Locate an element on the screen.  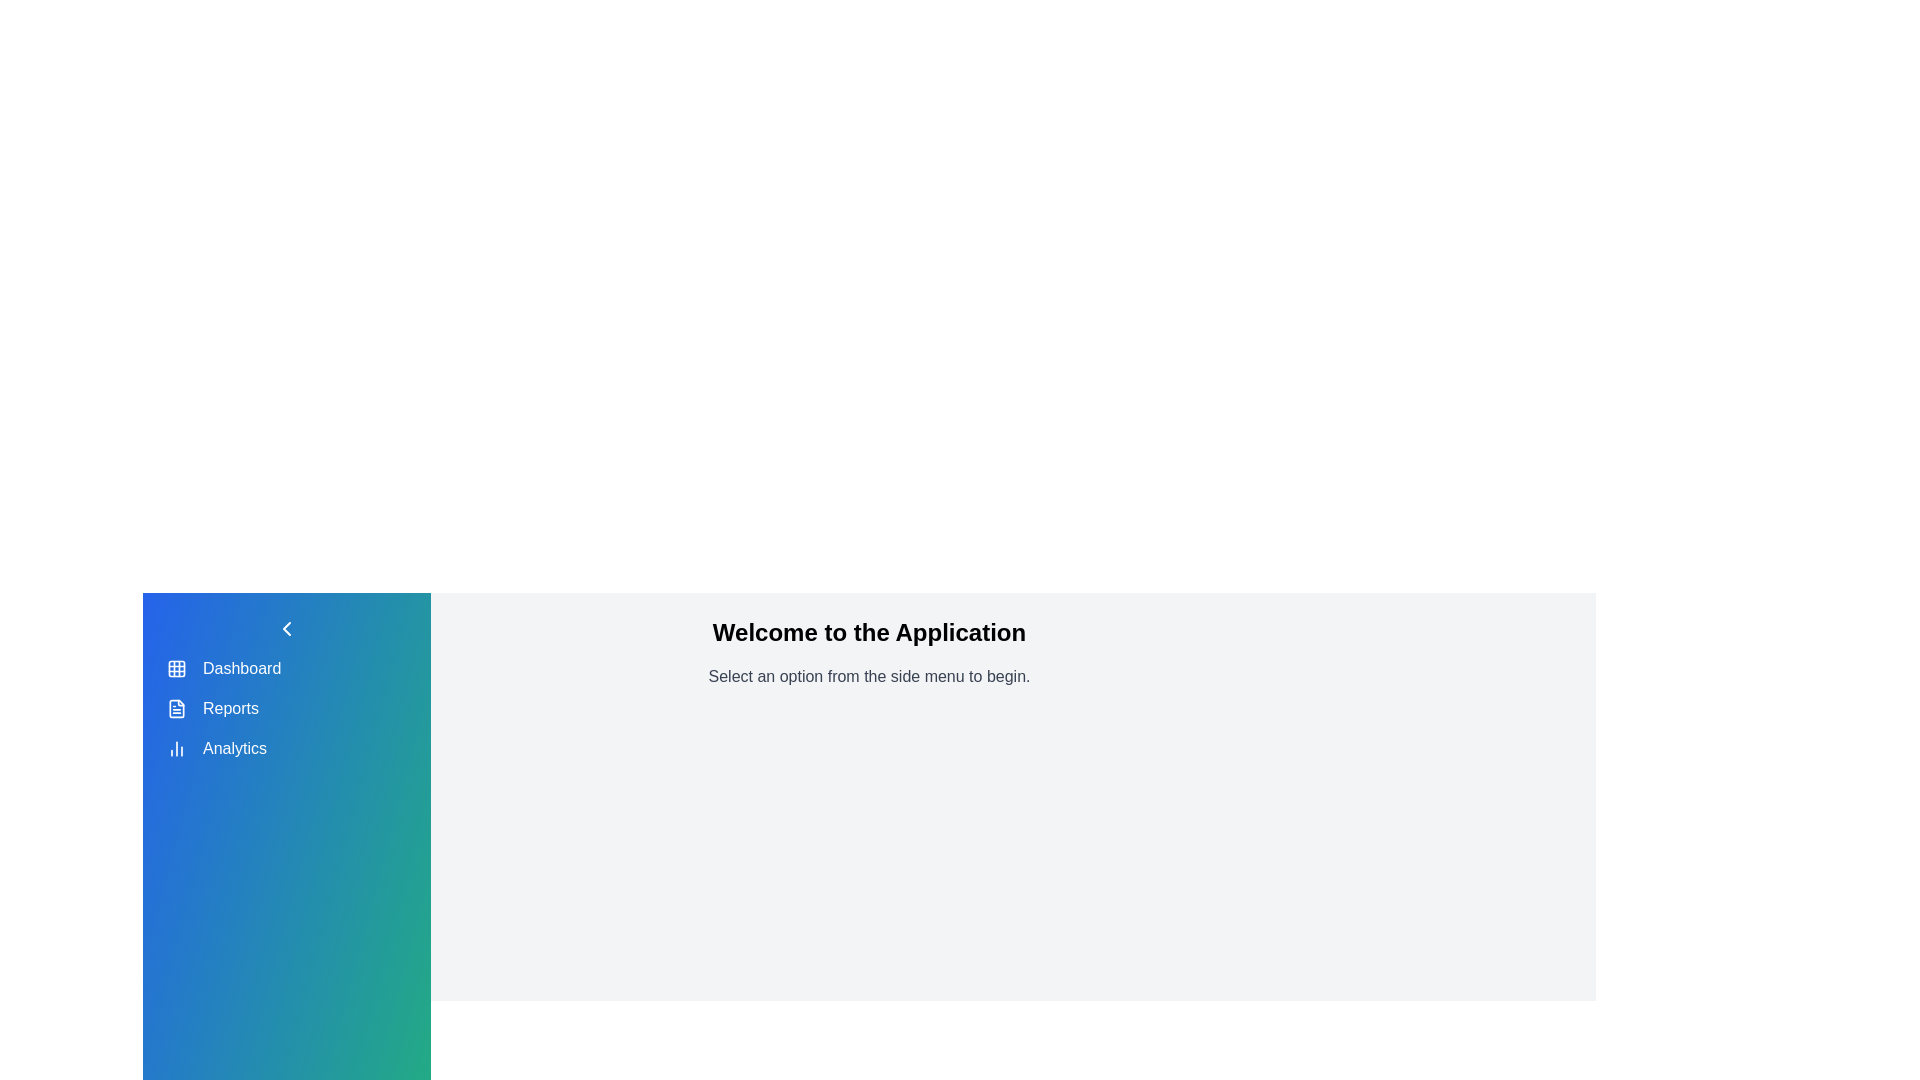
the toggle button to change the drawer state is located at coordinates (286, 627).